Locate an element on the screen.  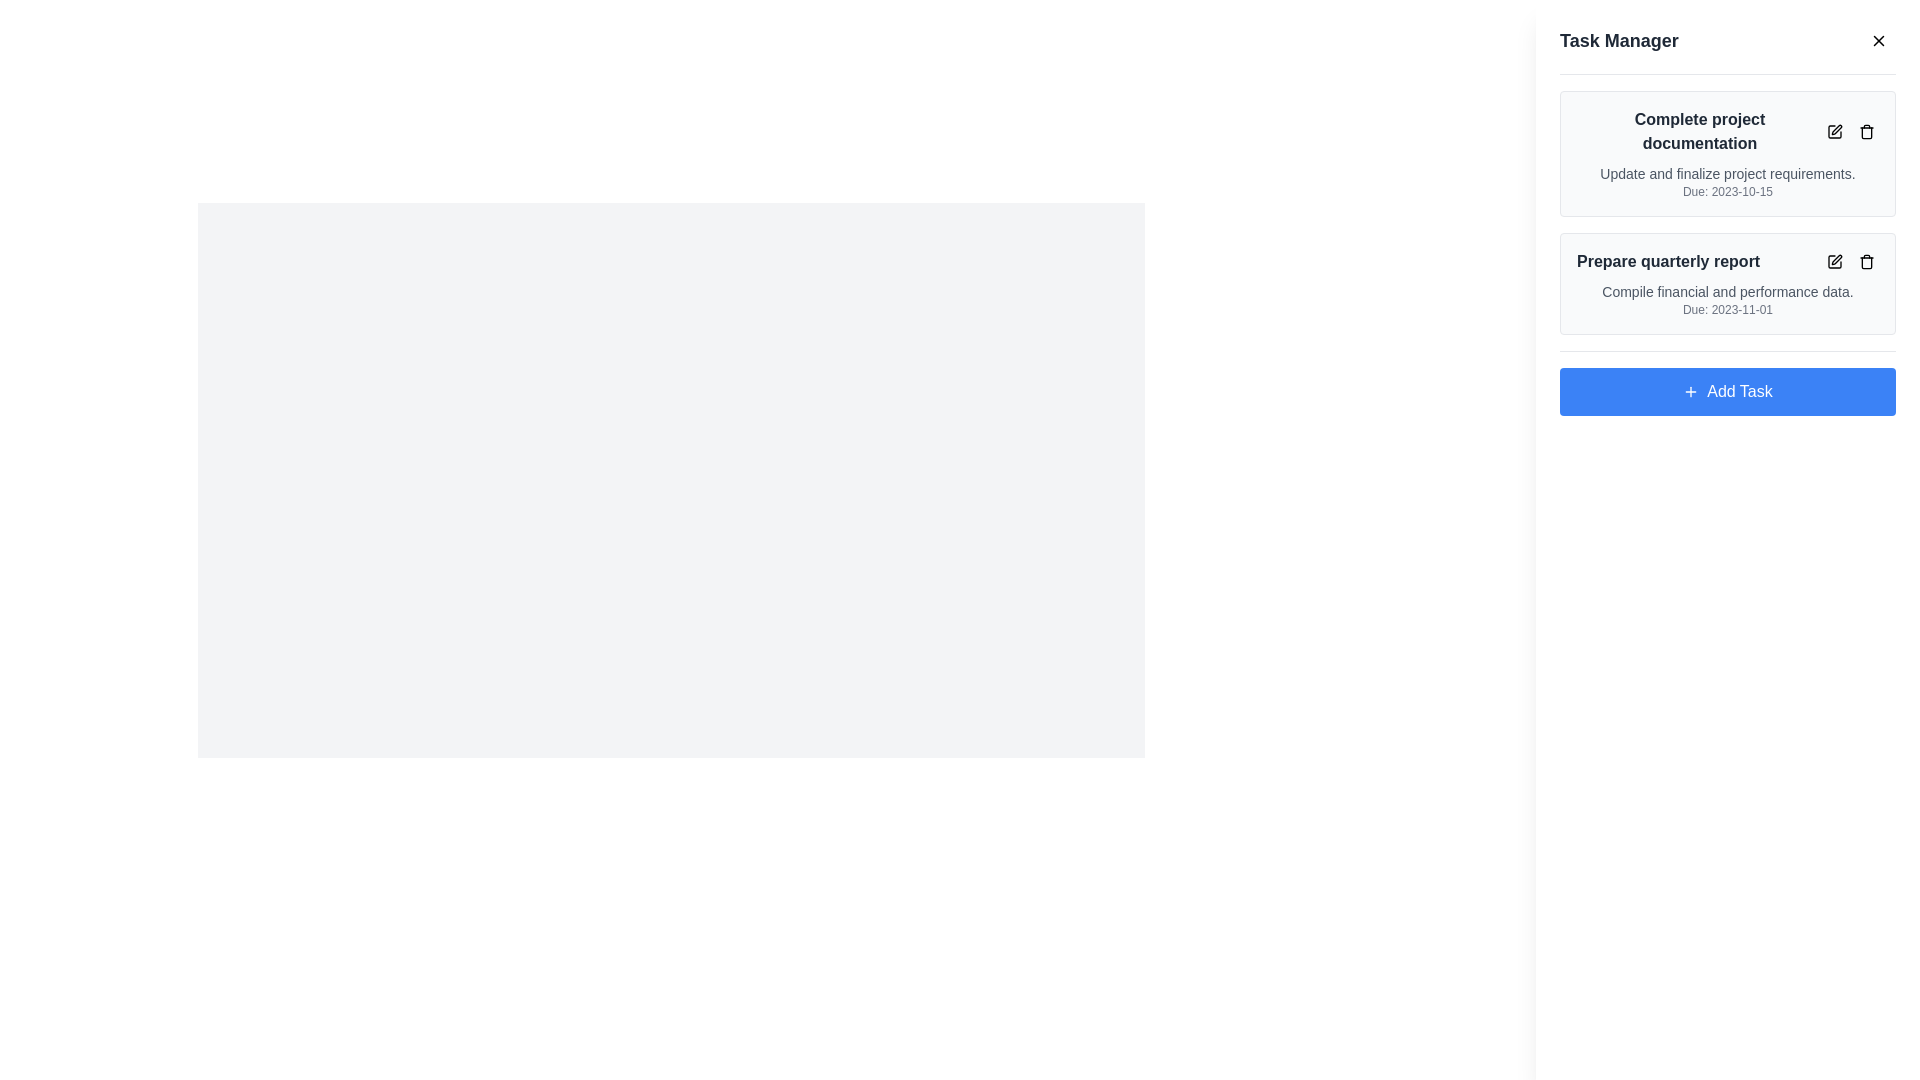
the trash bin icon, which is a rectangular SVG graphic with an outline appearance, located next to the 'Prepare quarterly report' task in the task management interface is located at coordinates (1866, 261).